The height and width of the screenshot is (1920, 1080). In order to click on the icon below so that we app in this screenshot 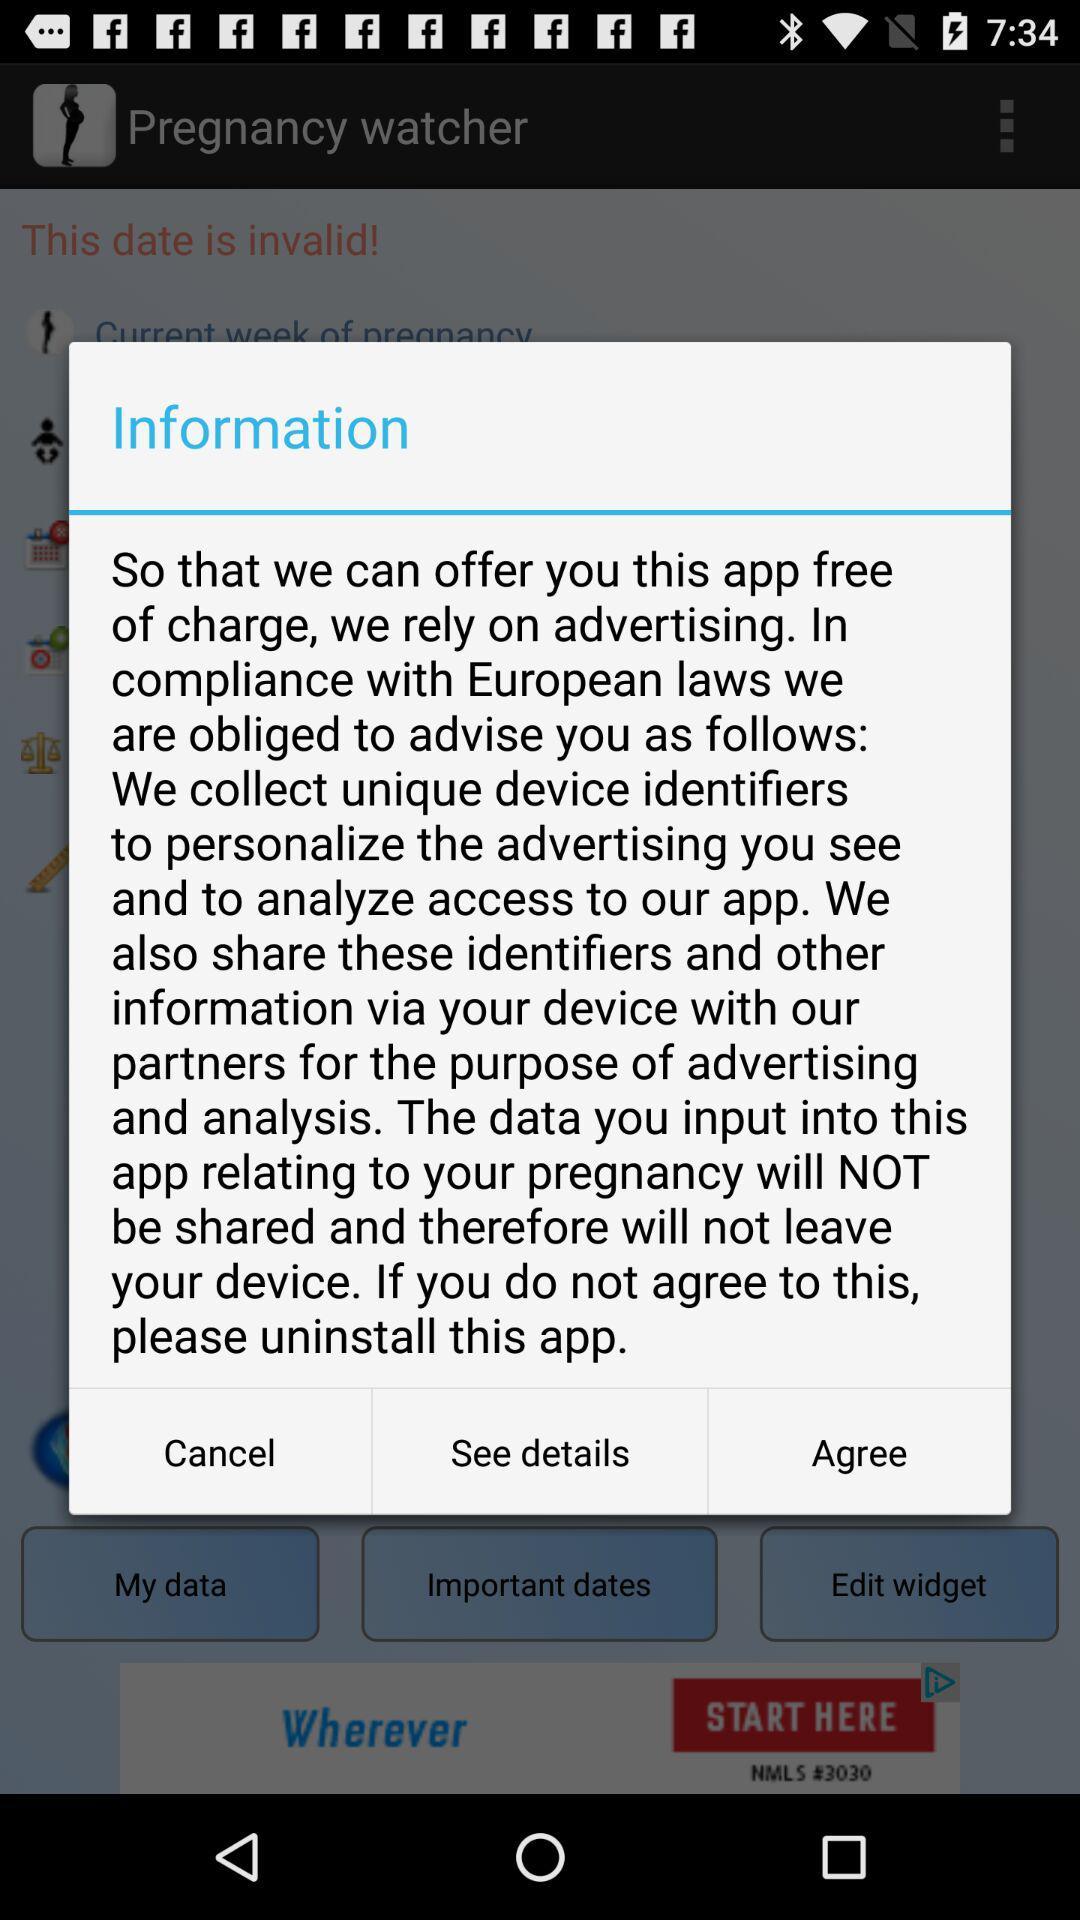, I will do `click(858, 1451)`.